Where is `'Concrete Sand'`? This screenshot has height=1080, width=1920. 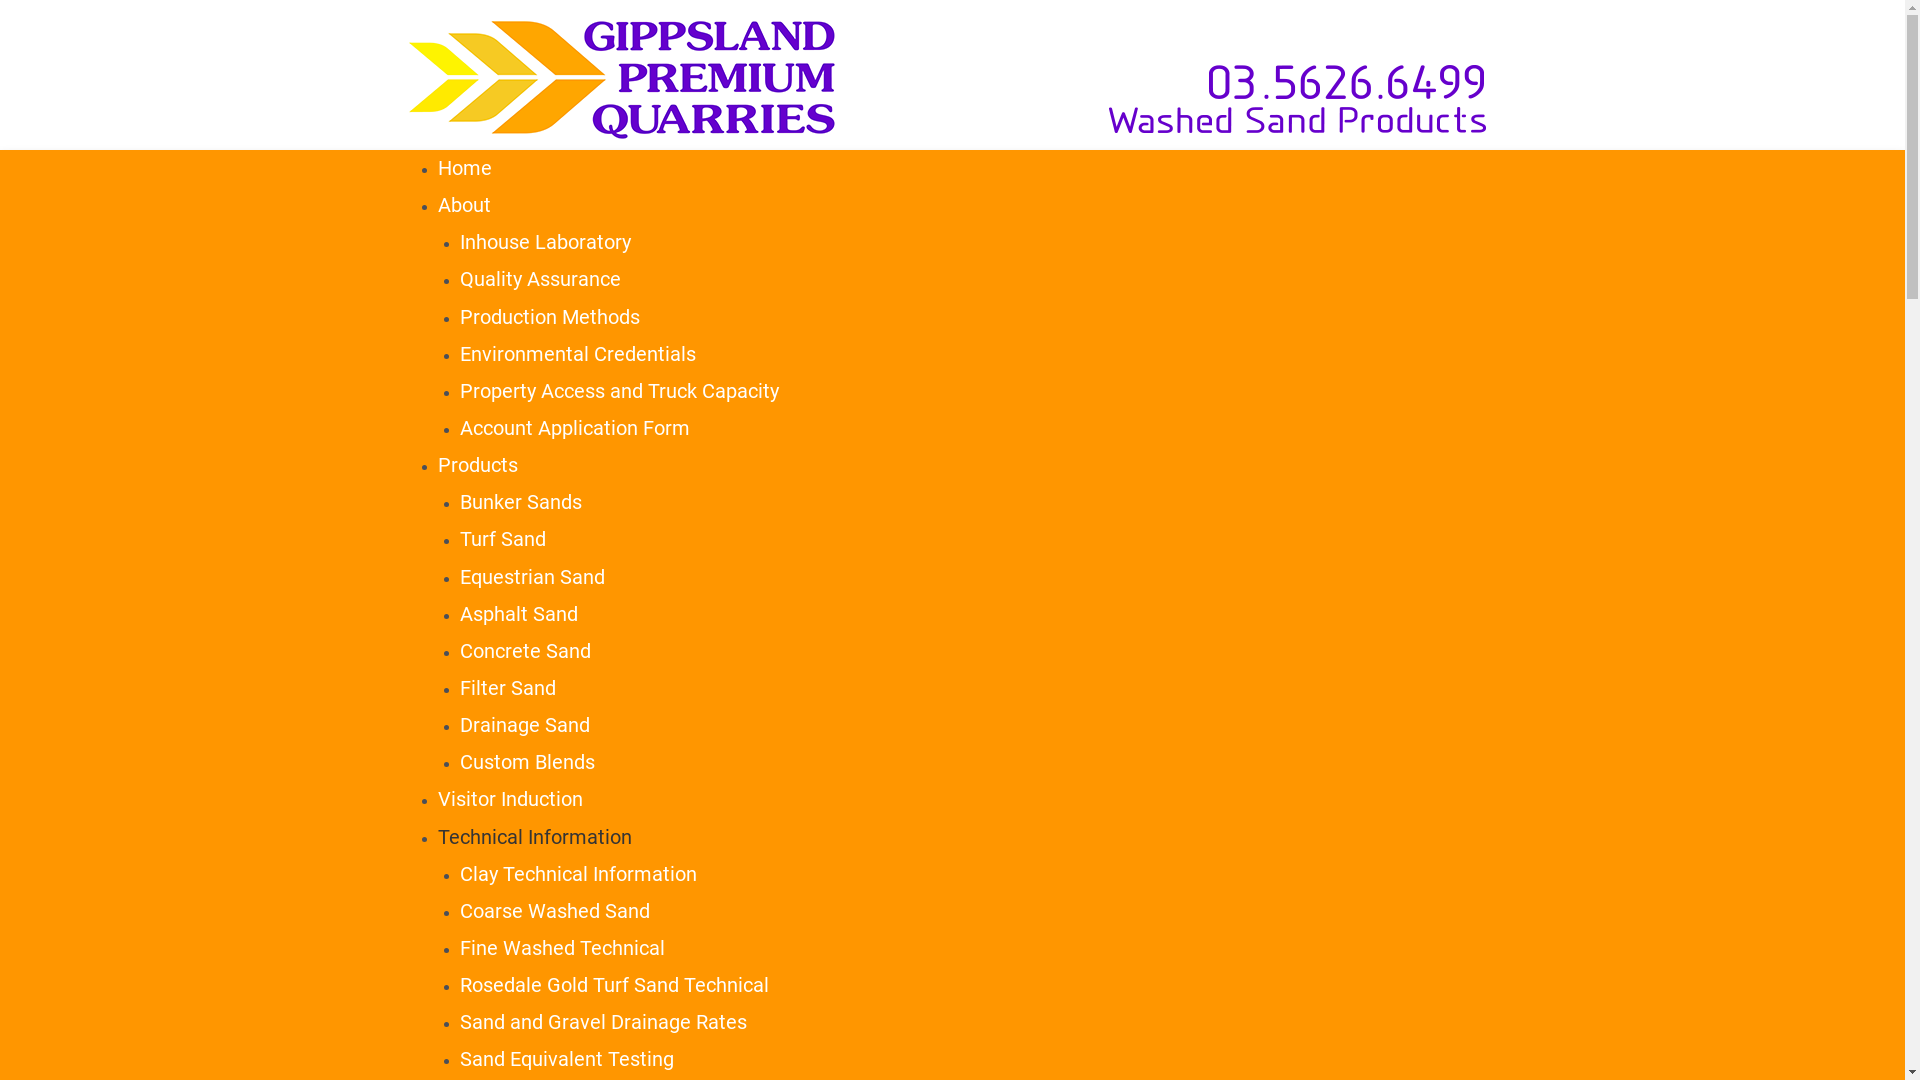
'Concrete Sand' is located at coordinates (525, 651).